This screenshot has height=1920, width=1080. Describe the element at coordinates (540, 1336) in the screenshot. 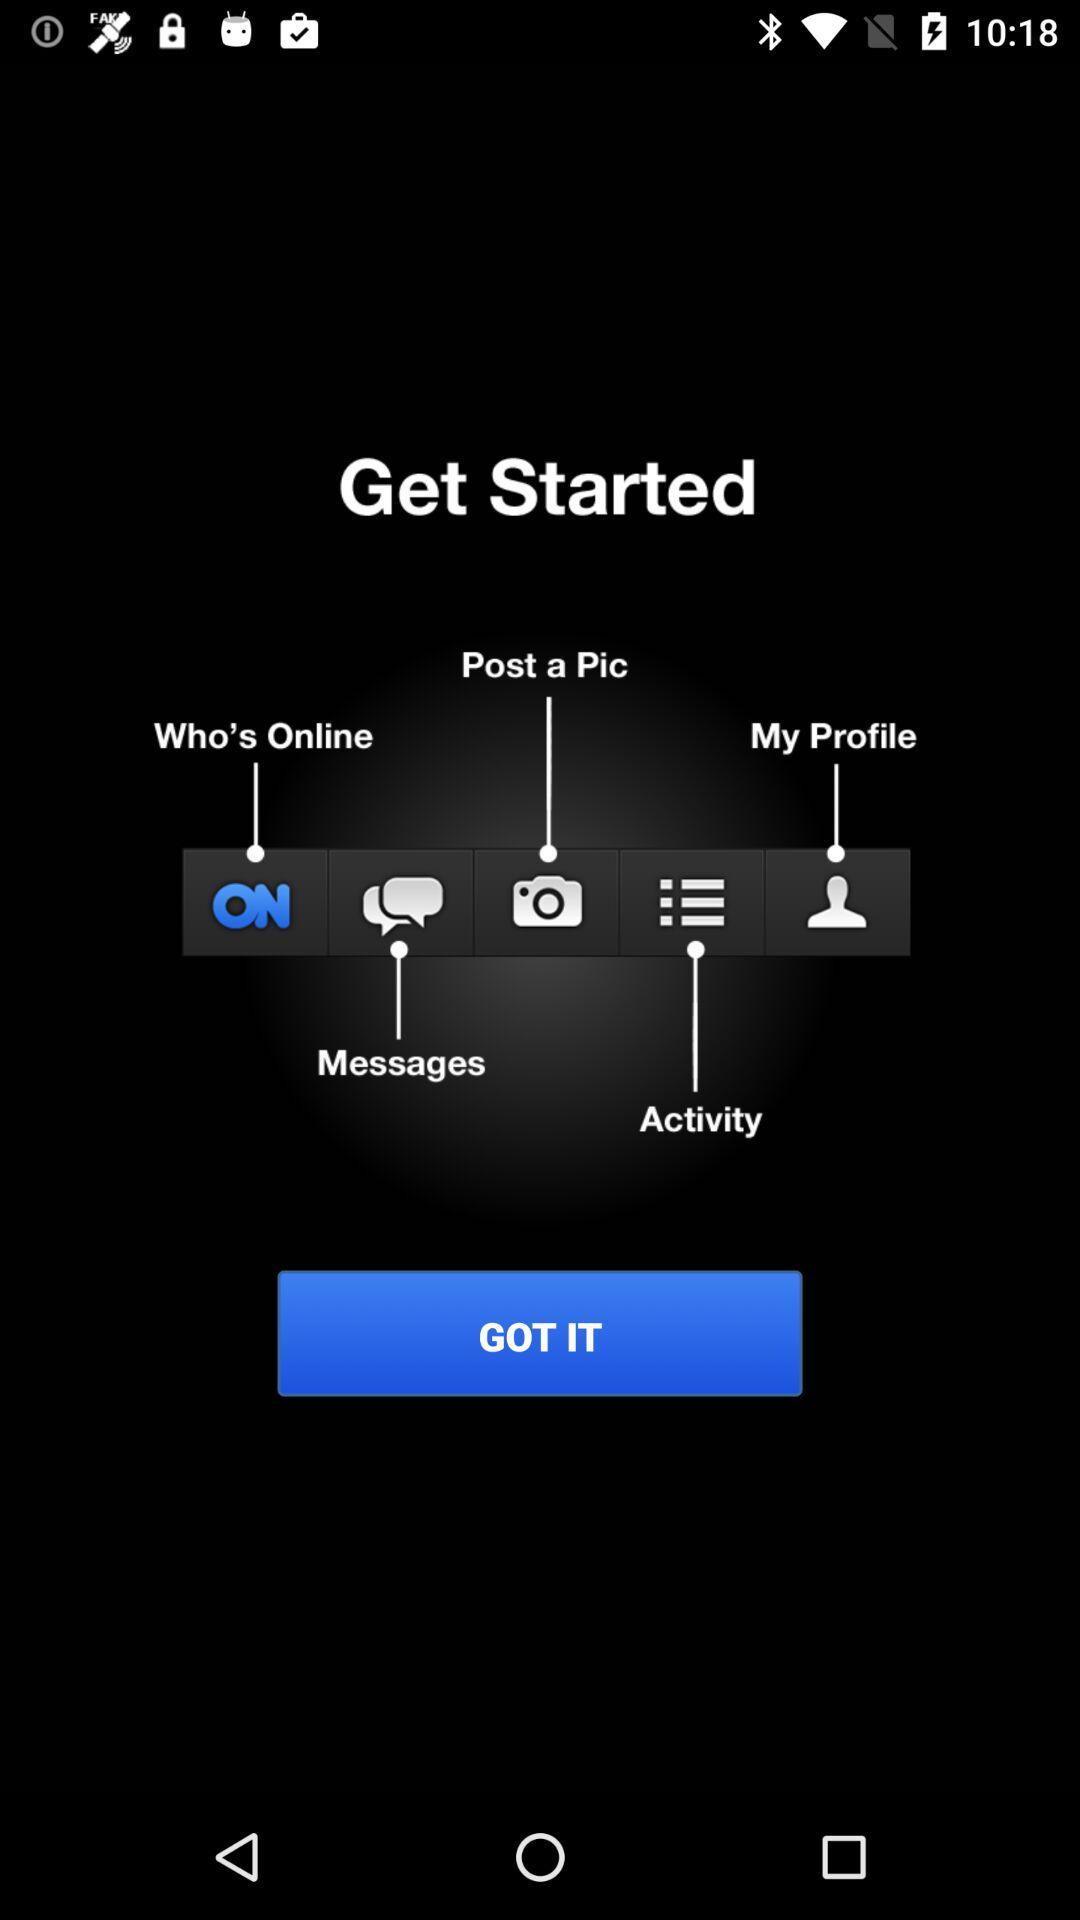

I see `got it item` at that location.